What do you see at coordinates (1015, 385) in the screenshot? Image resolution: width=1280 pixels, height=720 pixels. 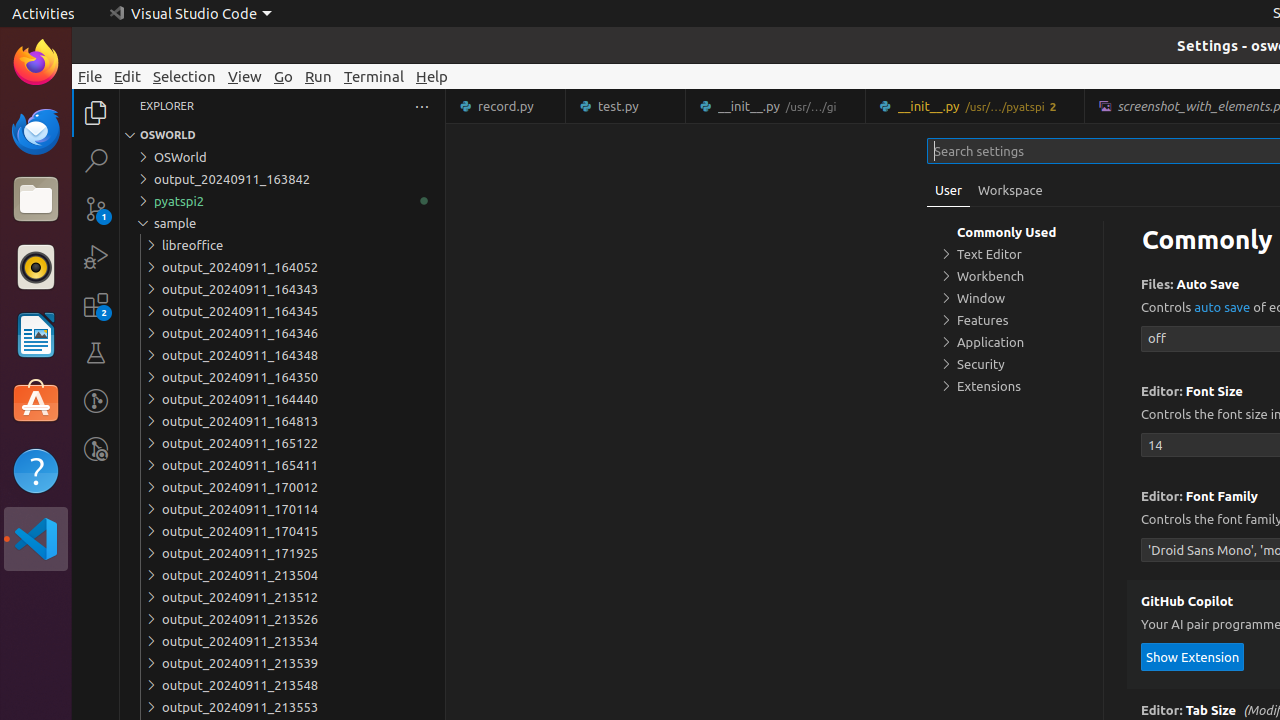 I see `'Extensions, group'` at bounding box center [1015, 385].